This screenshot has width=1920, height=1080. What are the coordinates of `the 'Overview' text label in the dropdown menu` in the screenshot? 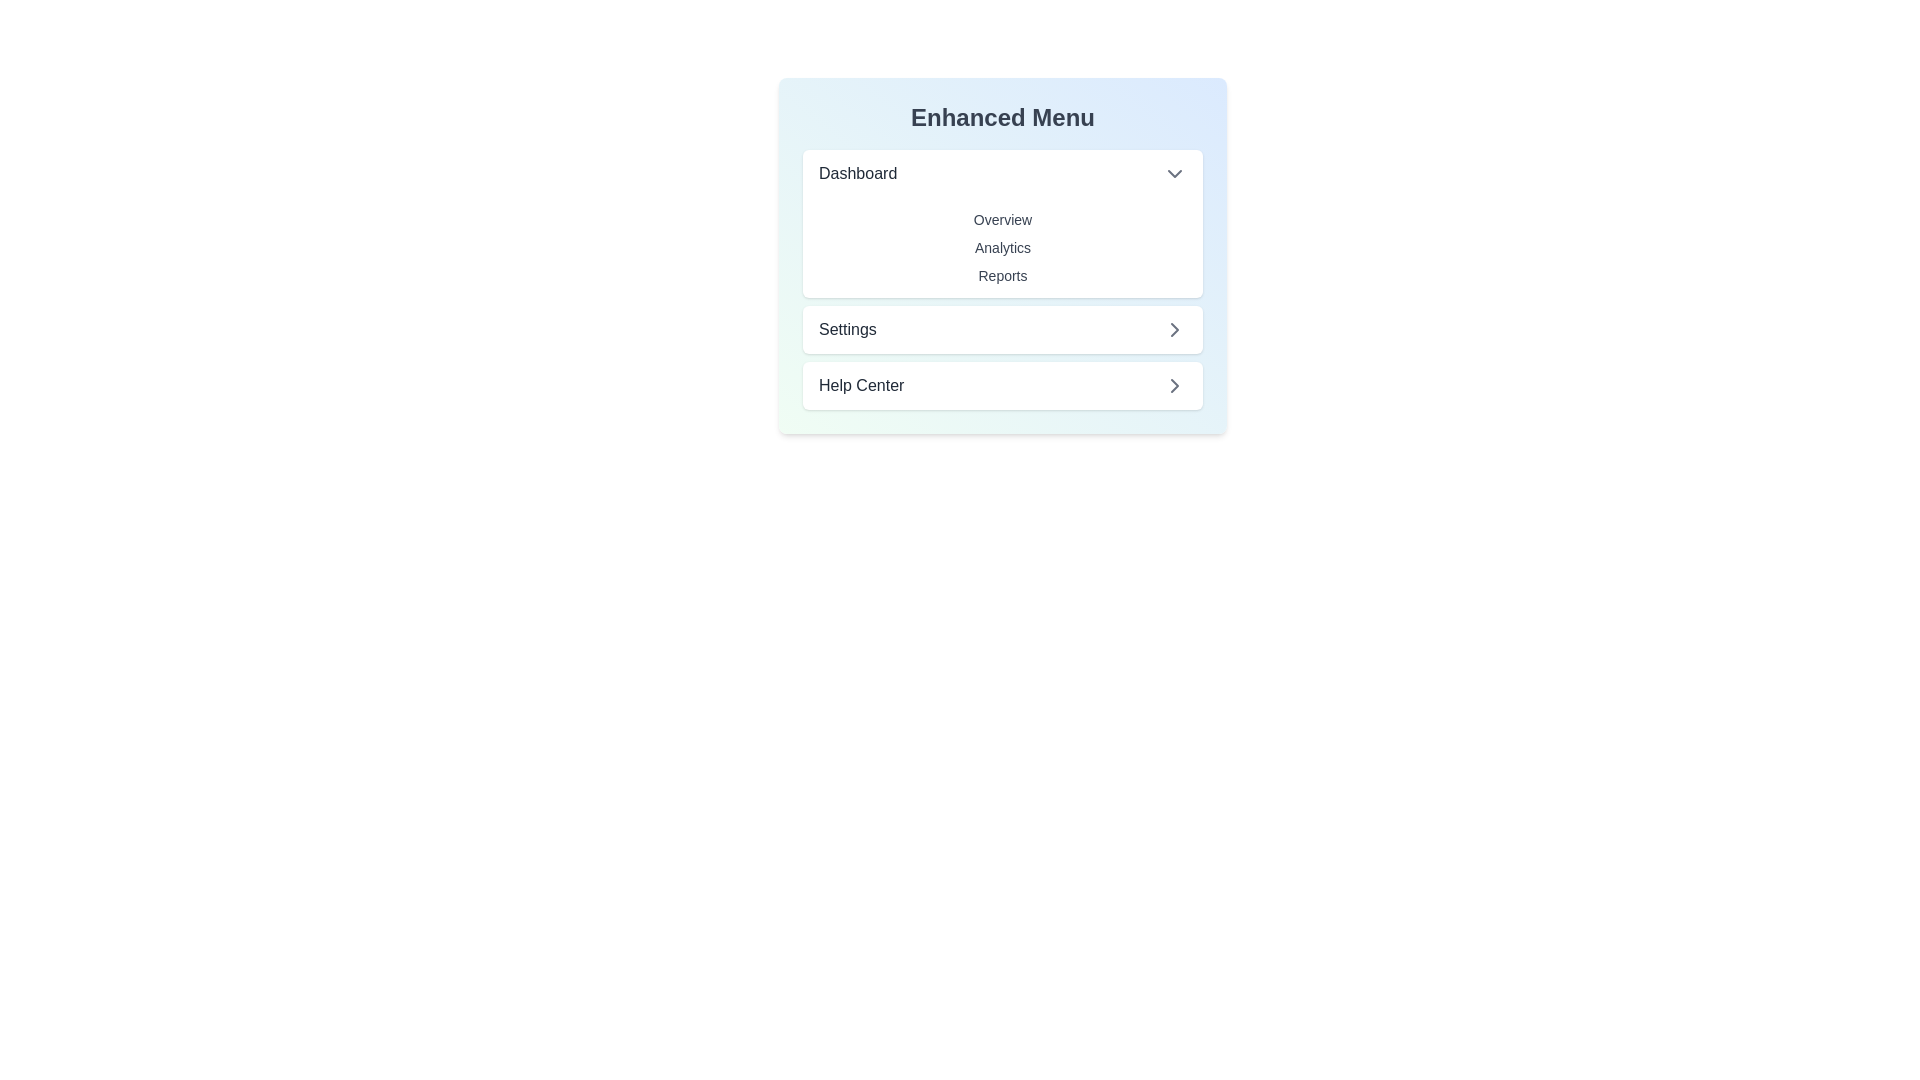 It's located at (1003, 219).